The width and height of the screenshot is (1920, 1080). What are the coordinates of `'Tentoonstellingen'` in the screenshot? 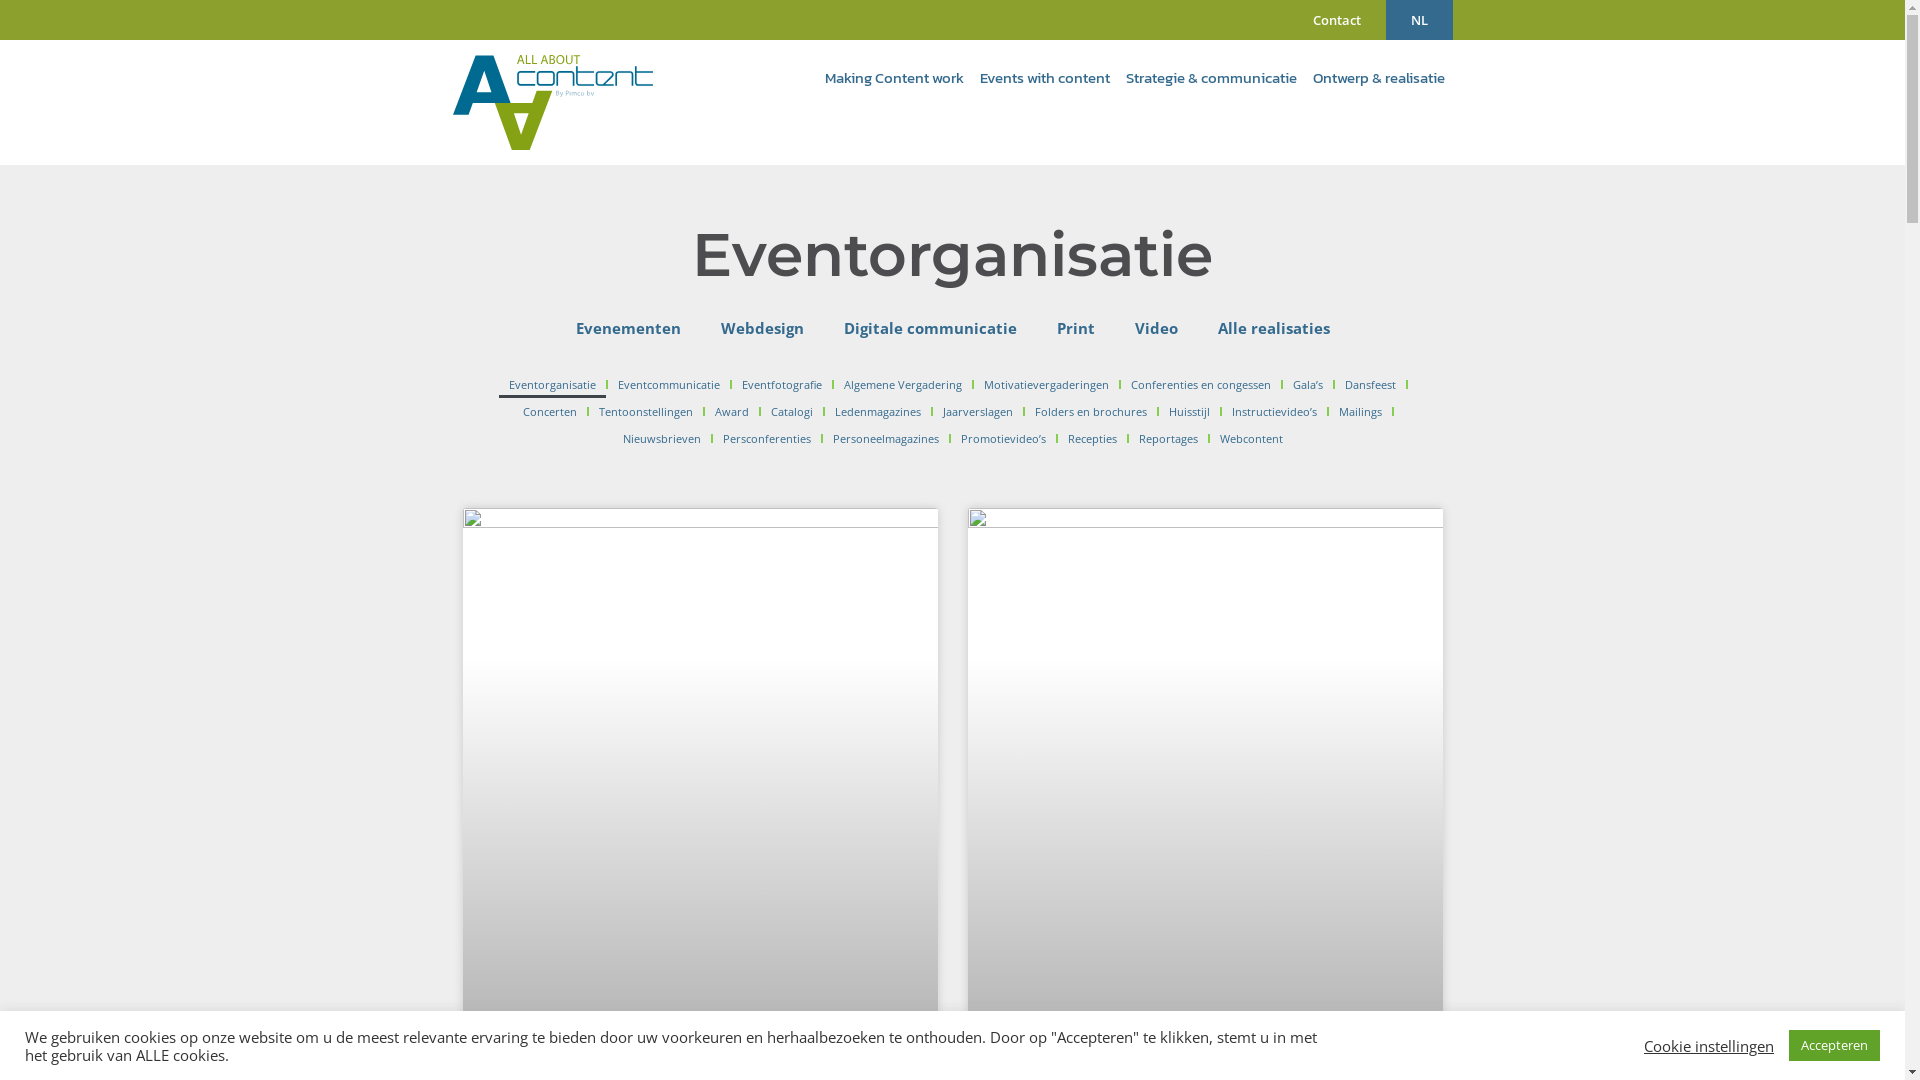 It's located at (644, 411).